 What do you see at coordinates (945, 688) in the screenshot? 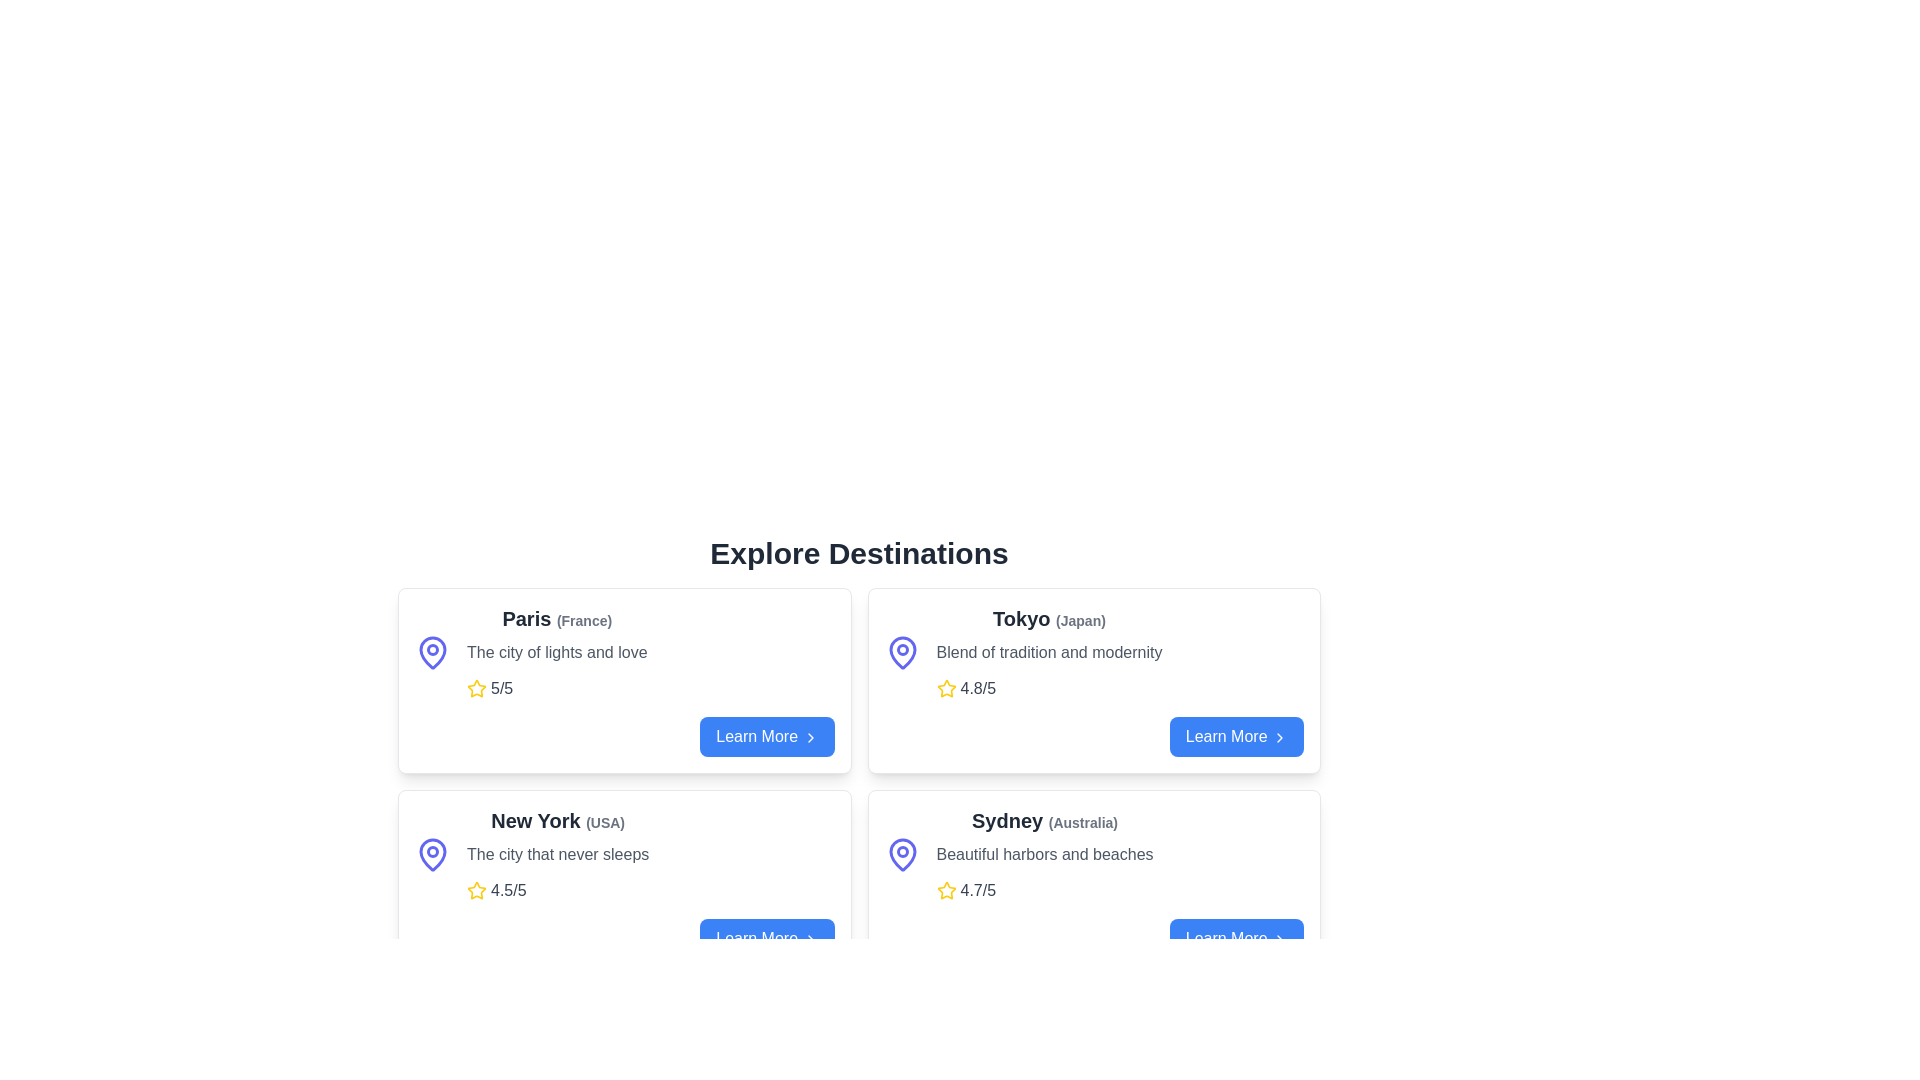
I see `the yellow star icon representing a rating for 'Tokyo (Japan)', located left of the text '4.8/5'` at bounding box center [945, 688].